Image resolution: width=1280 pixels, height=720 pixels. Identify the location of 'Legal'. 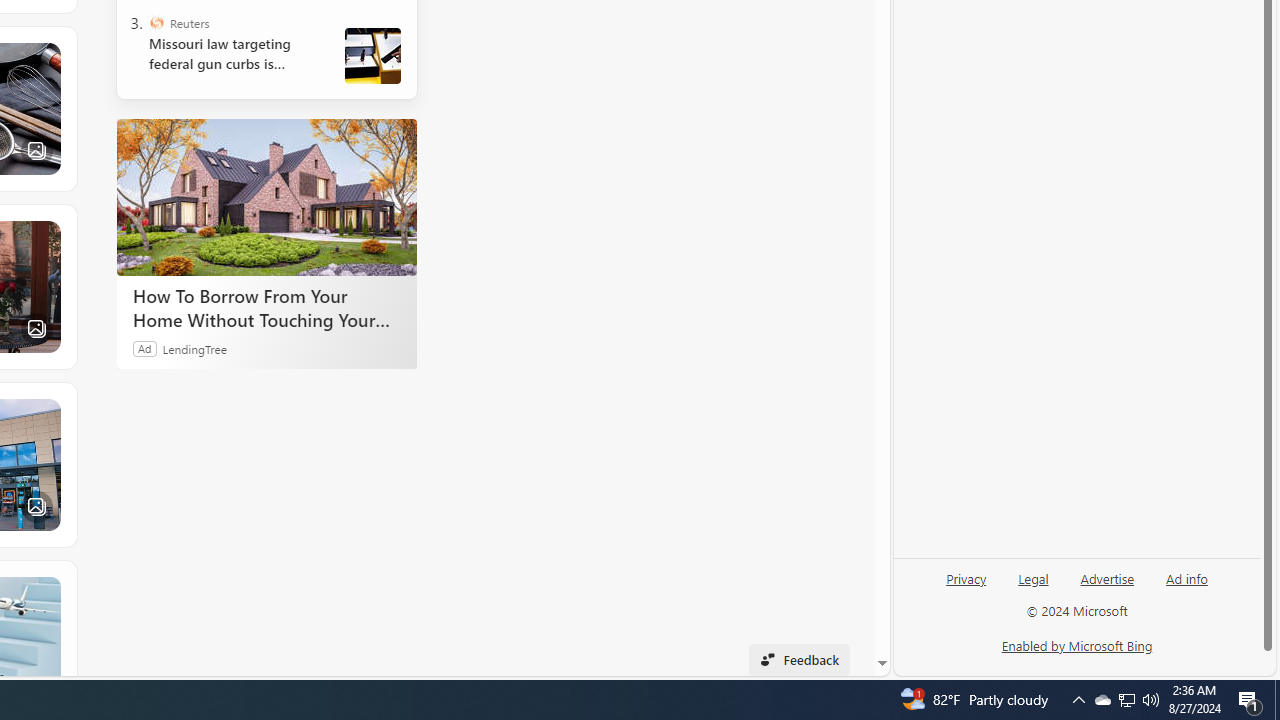
(1033, 585).